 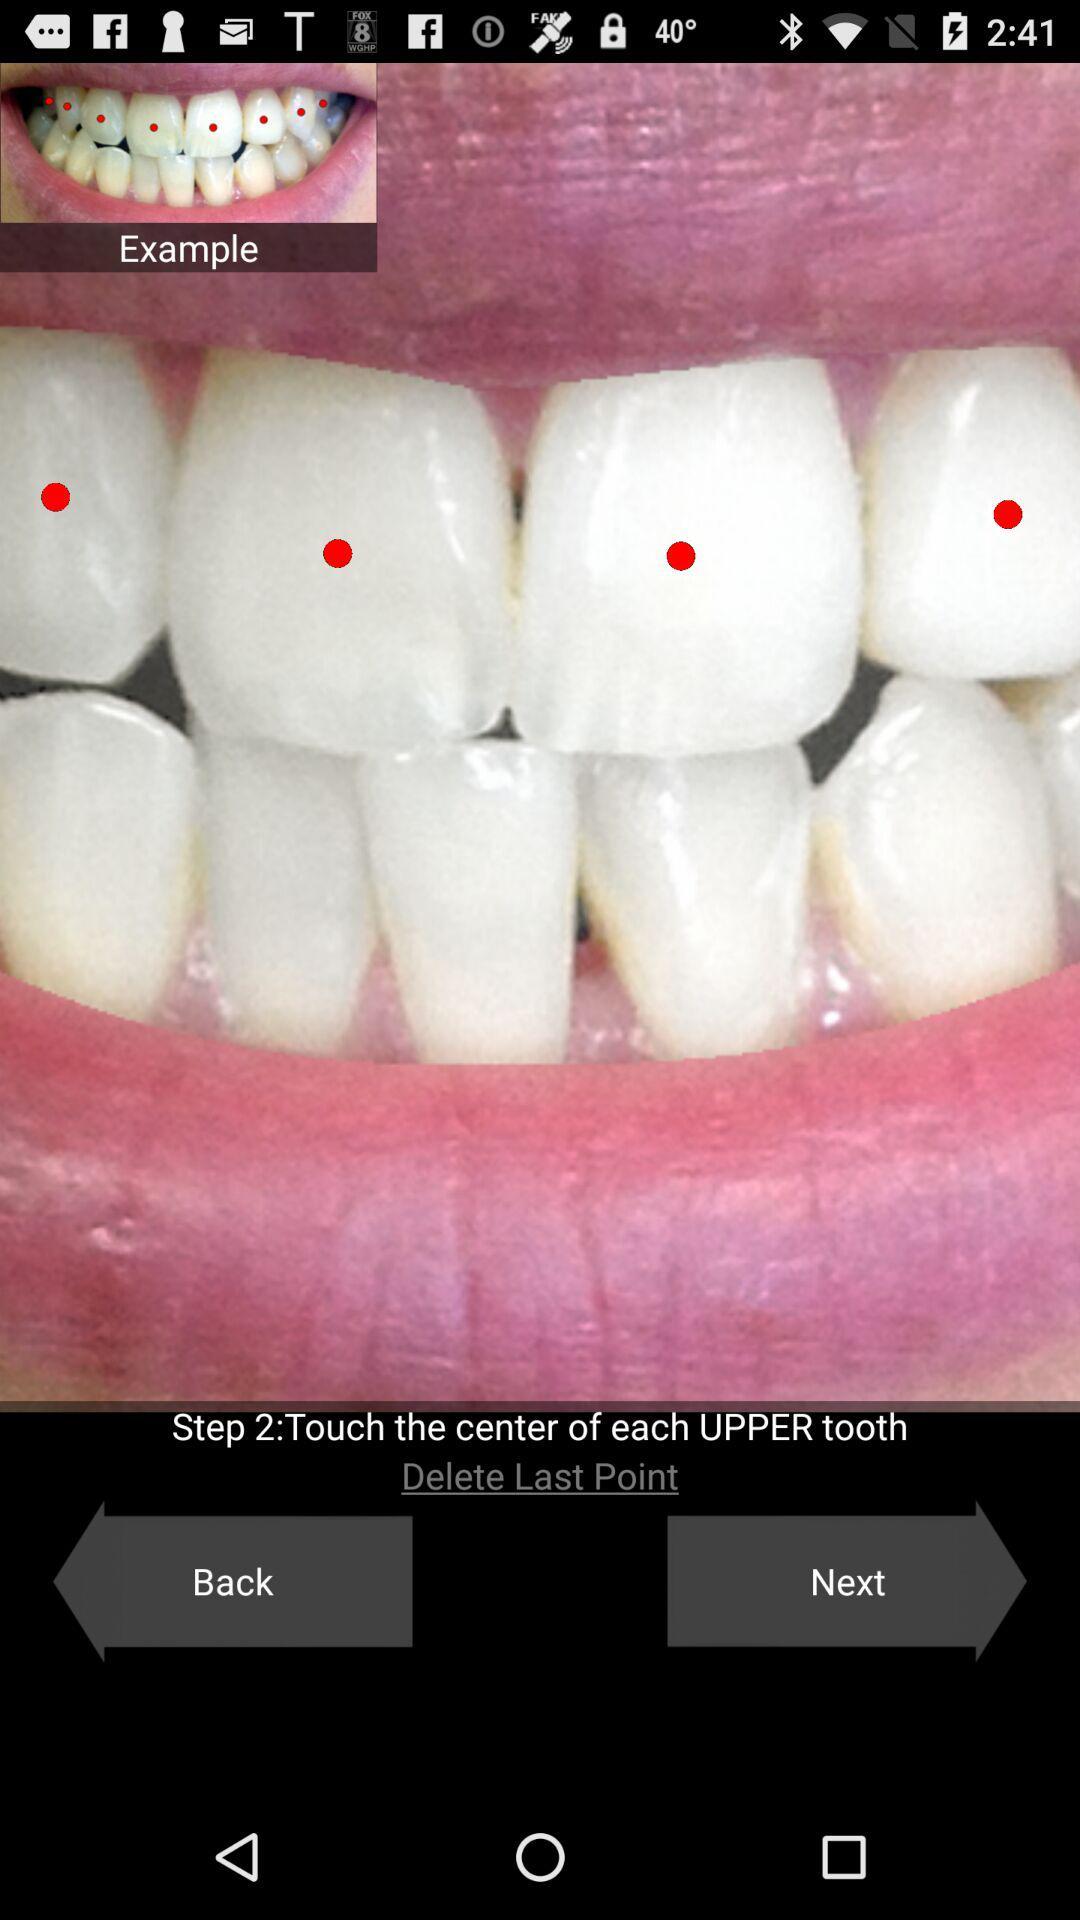 What do you see at coordinates (847, 1580) in the screenshot?
I see `the item next to the back` at bounding box center [847, 1580].